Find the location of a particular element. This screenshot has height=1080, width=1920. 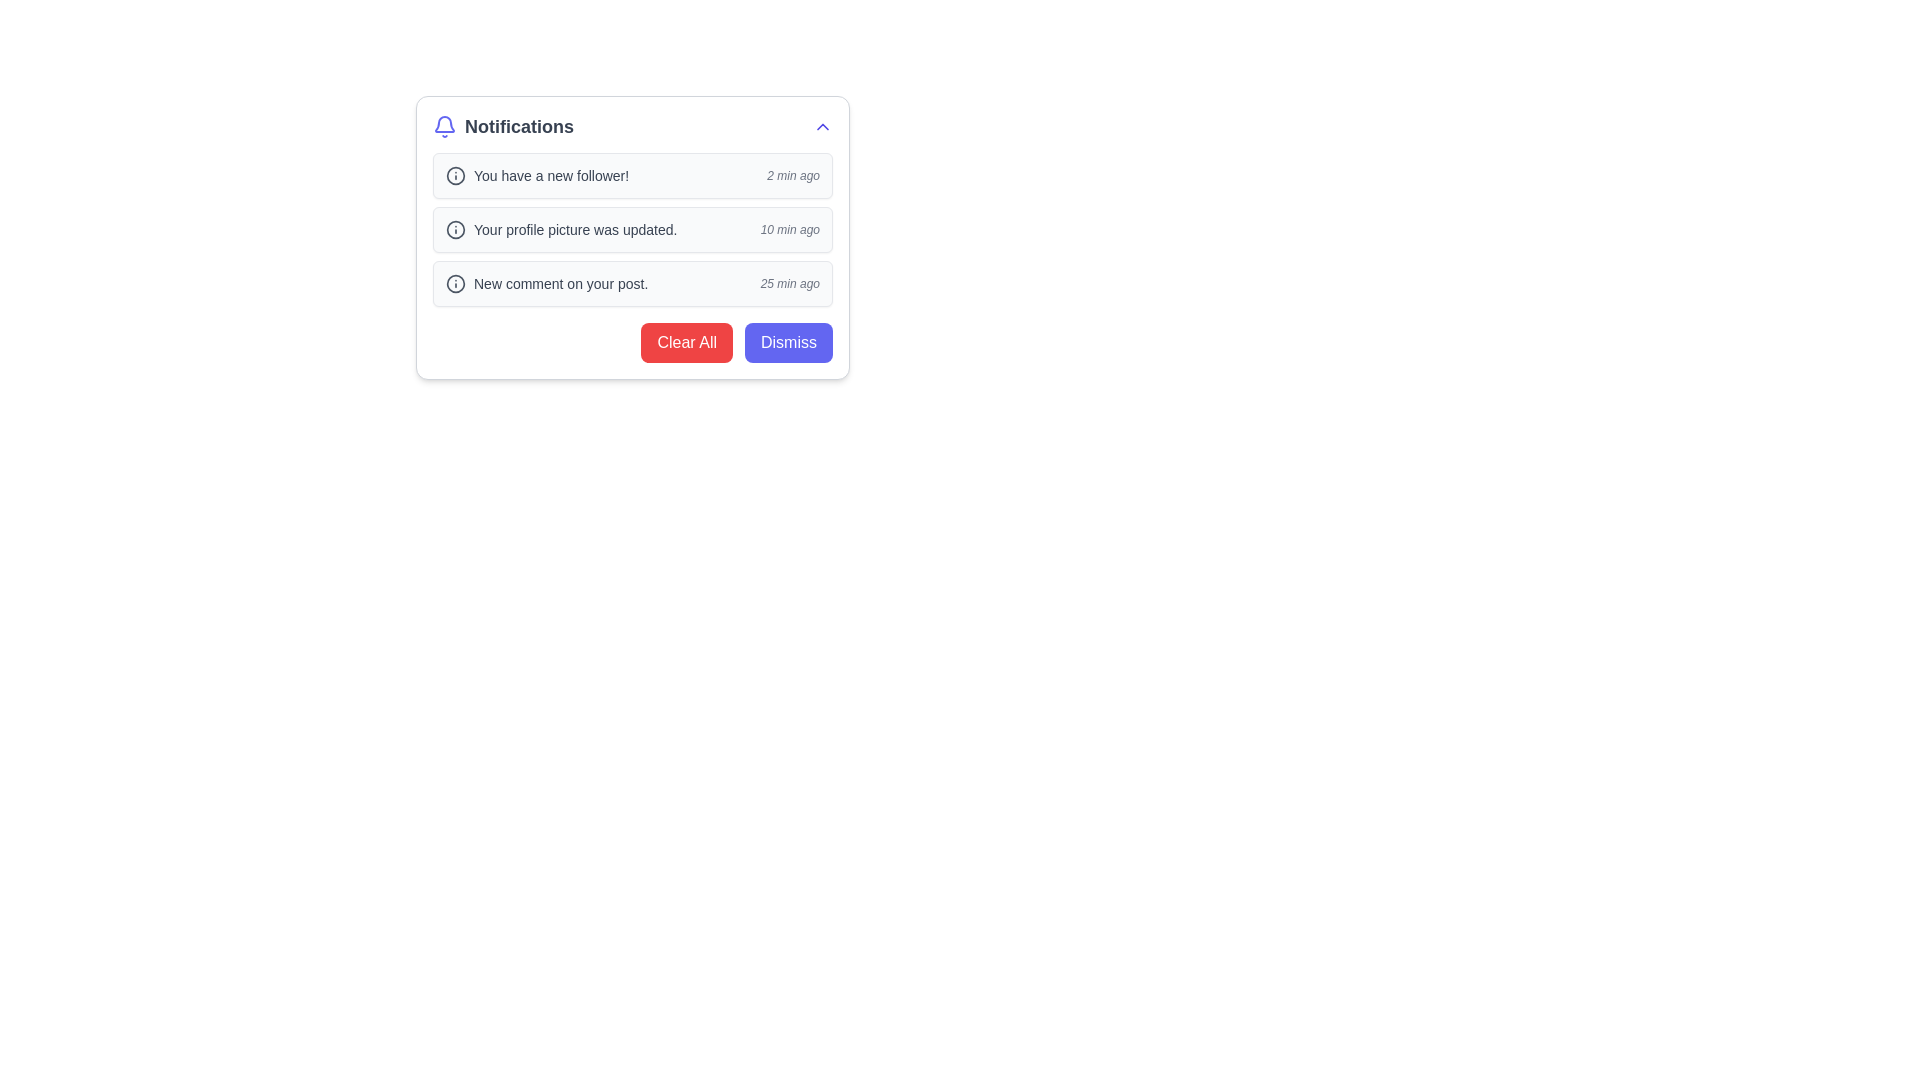

message displayed in the label that says 'You have a new follower!', which is styled in gray font and located next to an adjacent circular icon in the first notification entry is located at coordinates (537, 175).